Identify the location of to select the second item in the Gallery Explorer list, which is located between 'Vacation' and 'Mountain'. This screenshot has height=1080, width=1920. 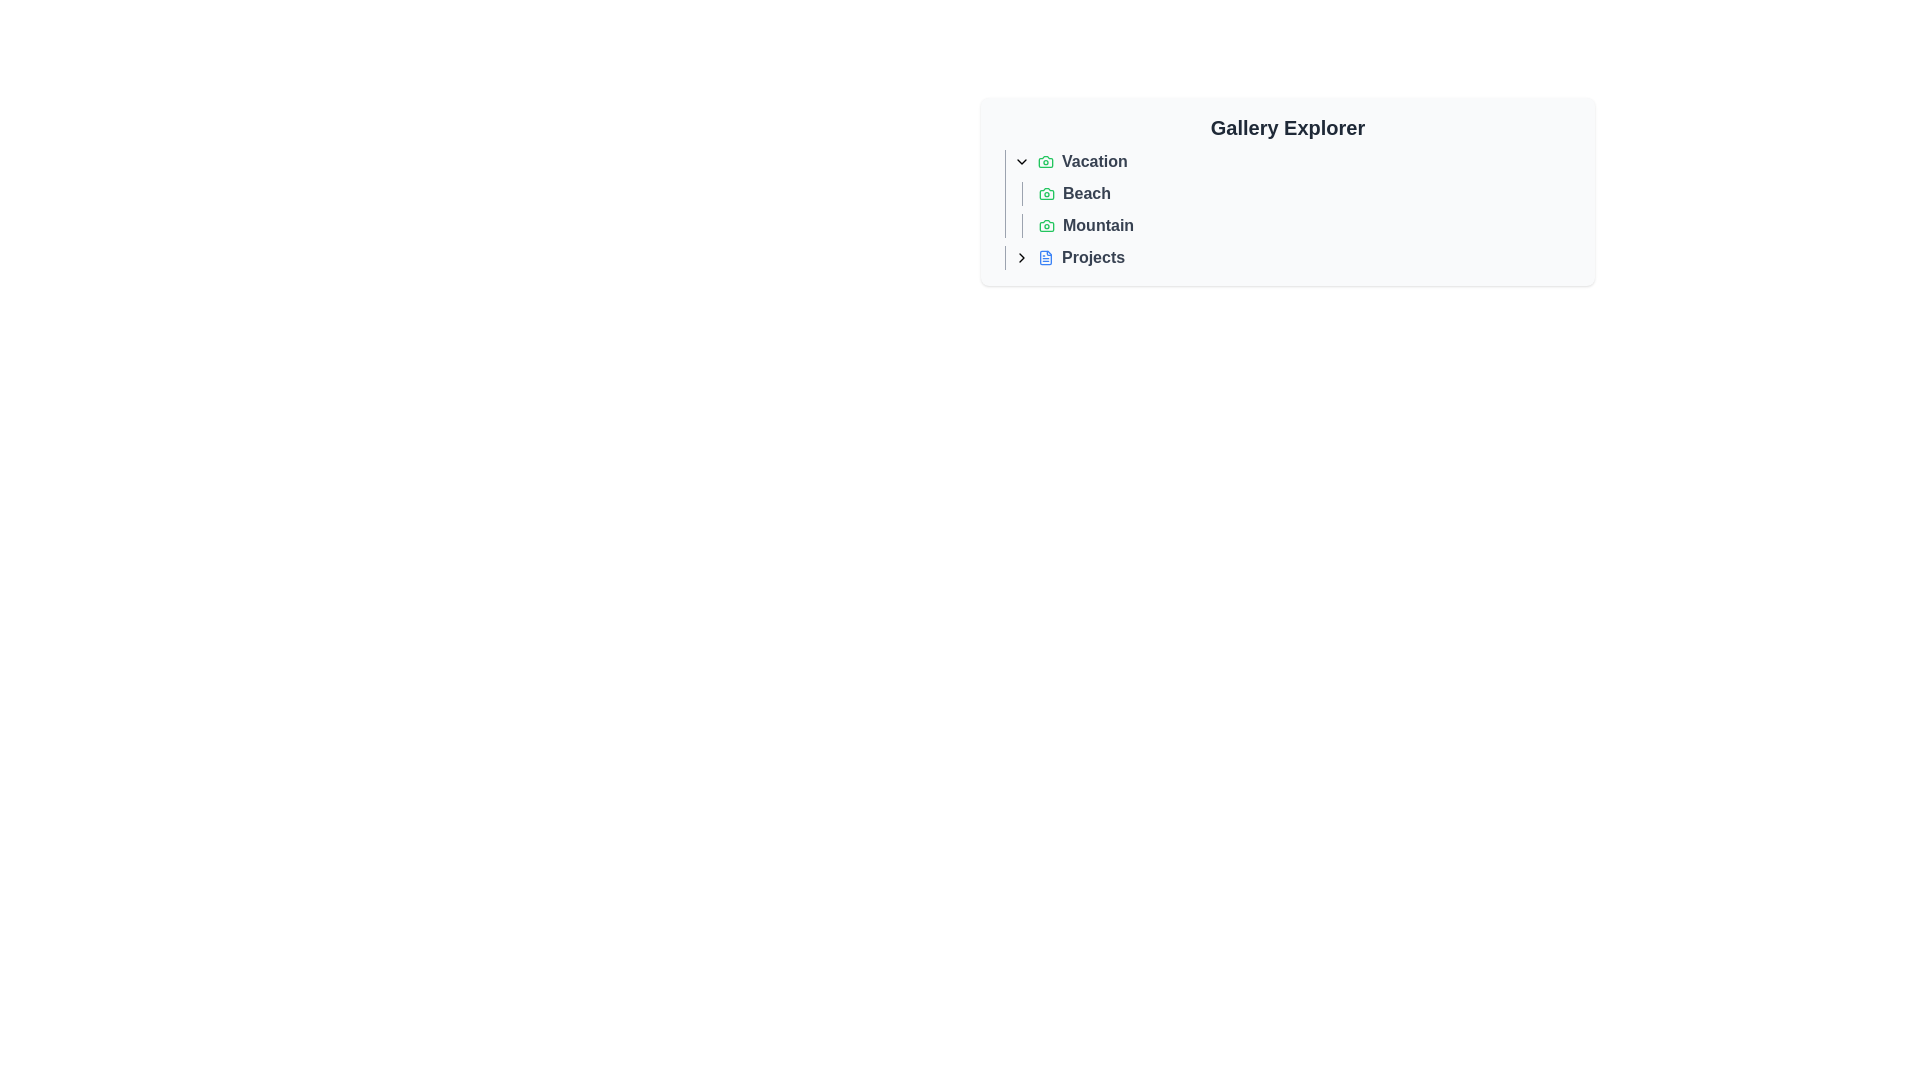
(1291, 193).